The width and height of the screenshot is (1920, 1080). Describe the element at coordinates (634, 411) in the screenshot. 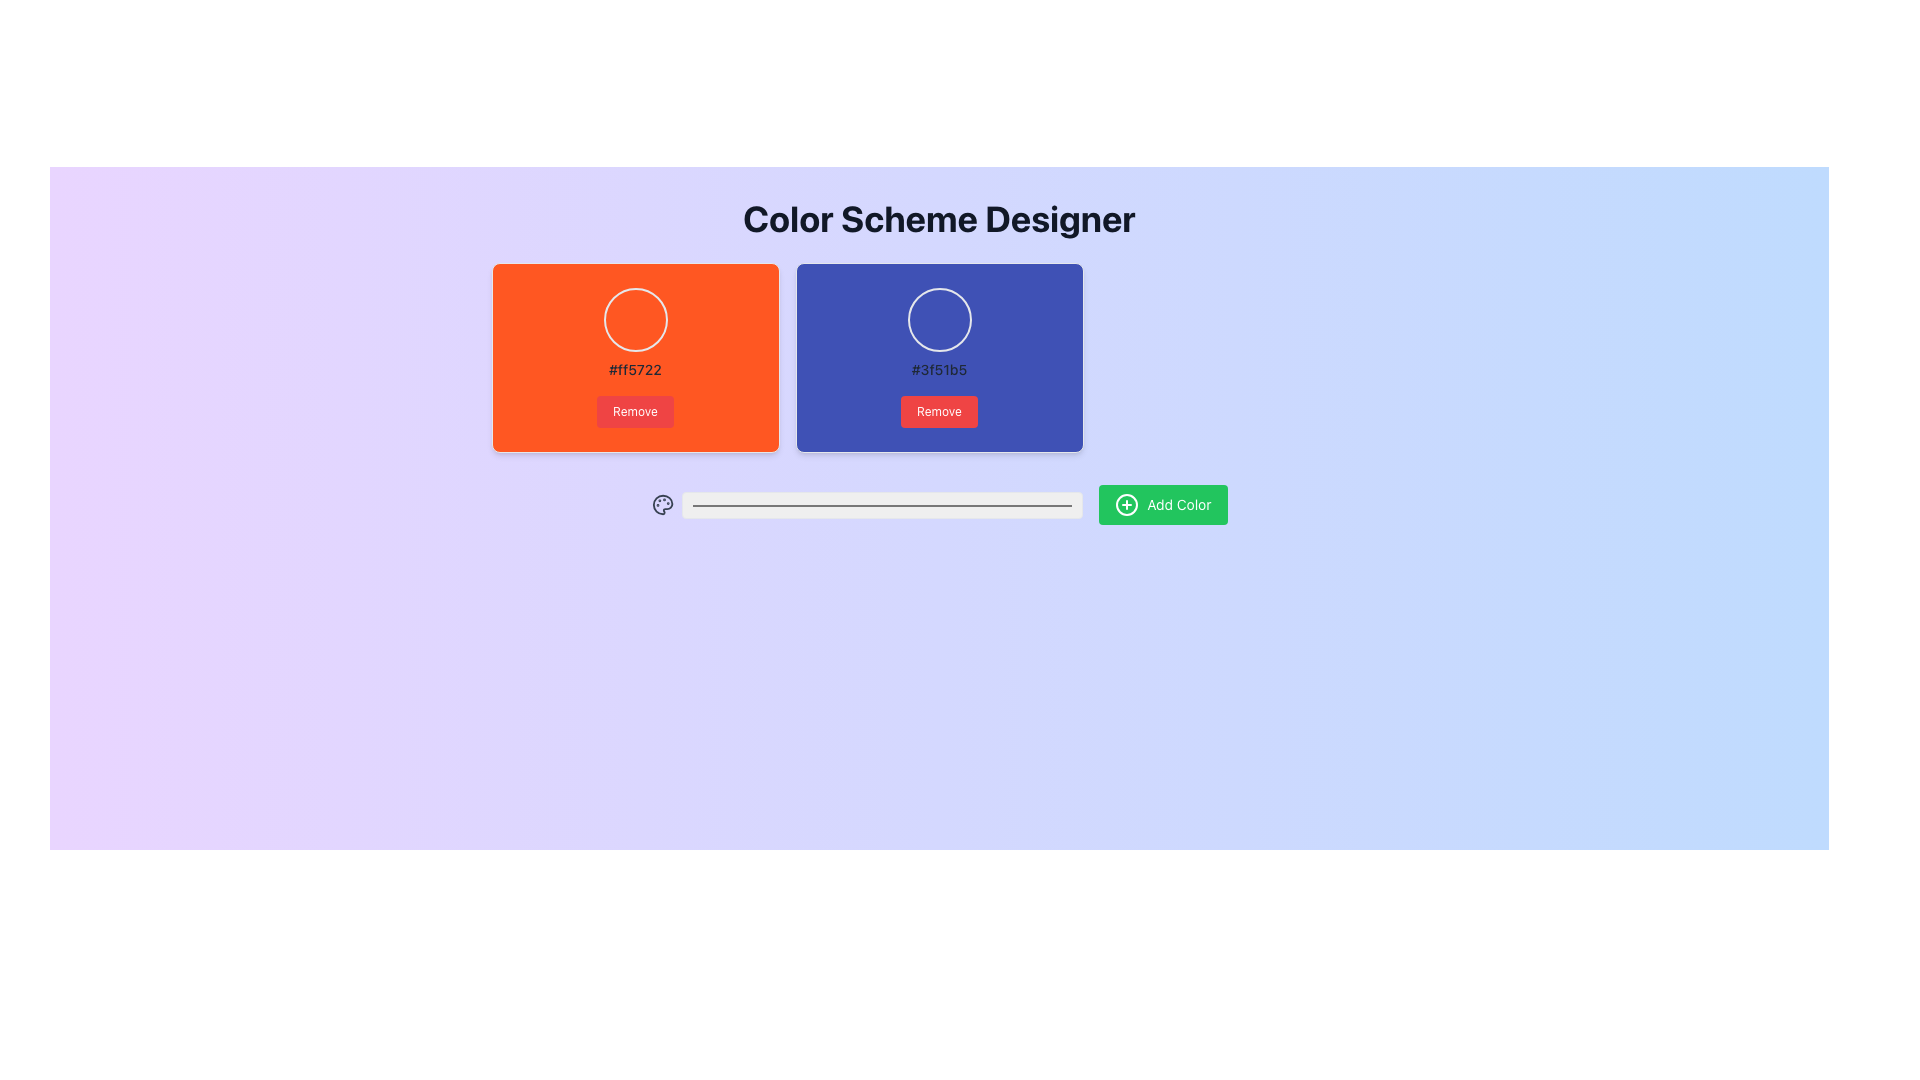

I see `the 'Remove' button located at the bottom center of the orange-colored card to observe potential hover states` at that location.